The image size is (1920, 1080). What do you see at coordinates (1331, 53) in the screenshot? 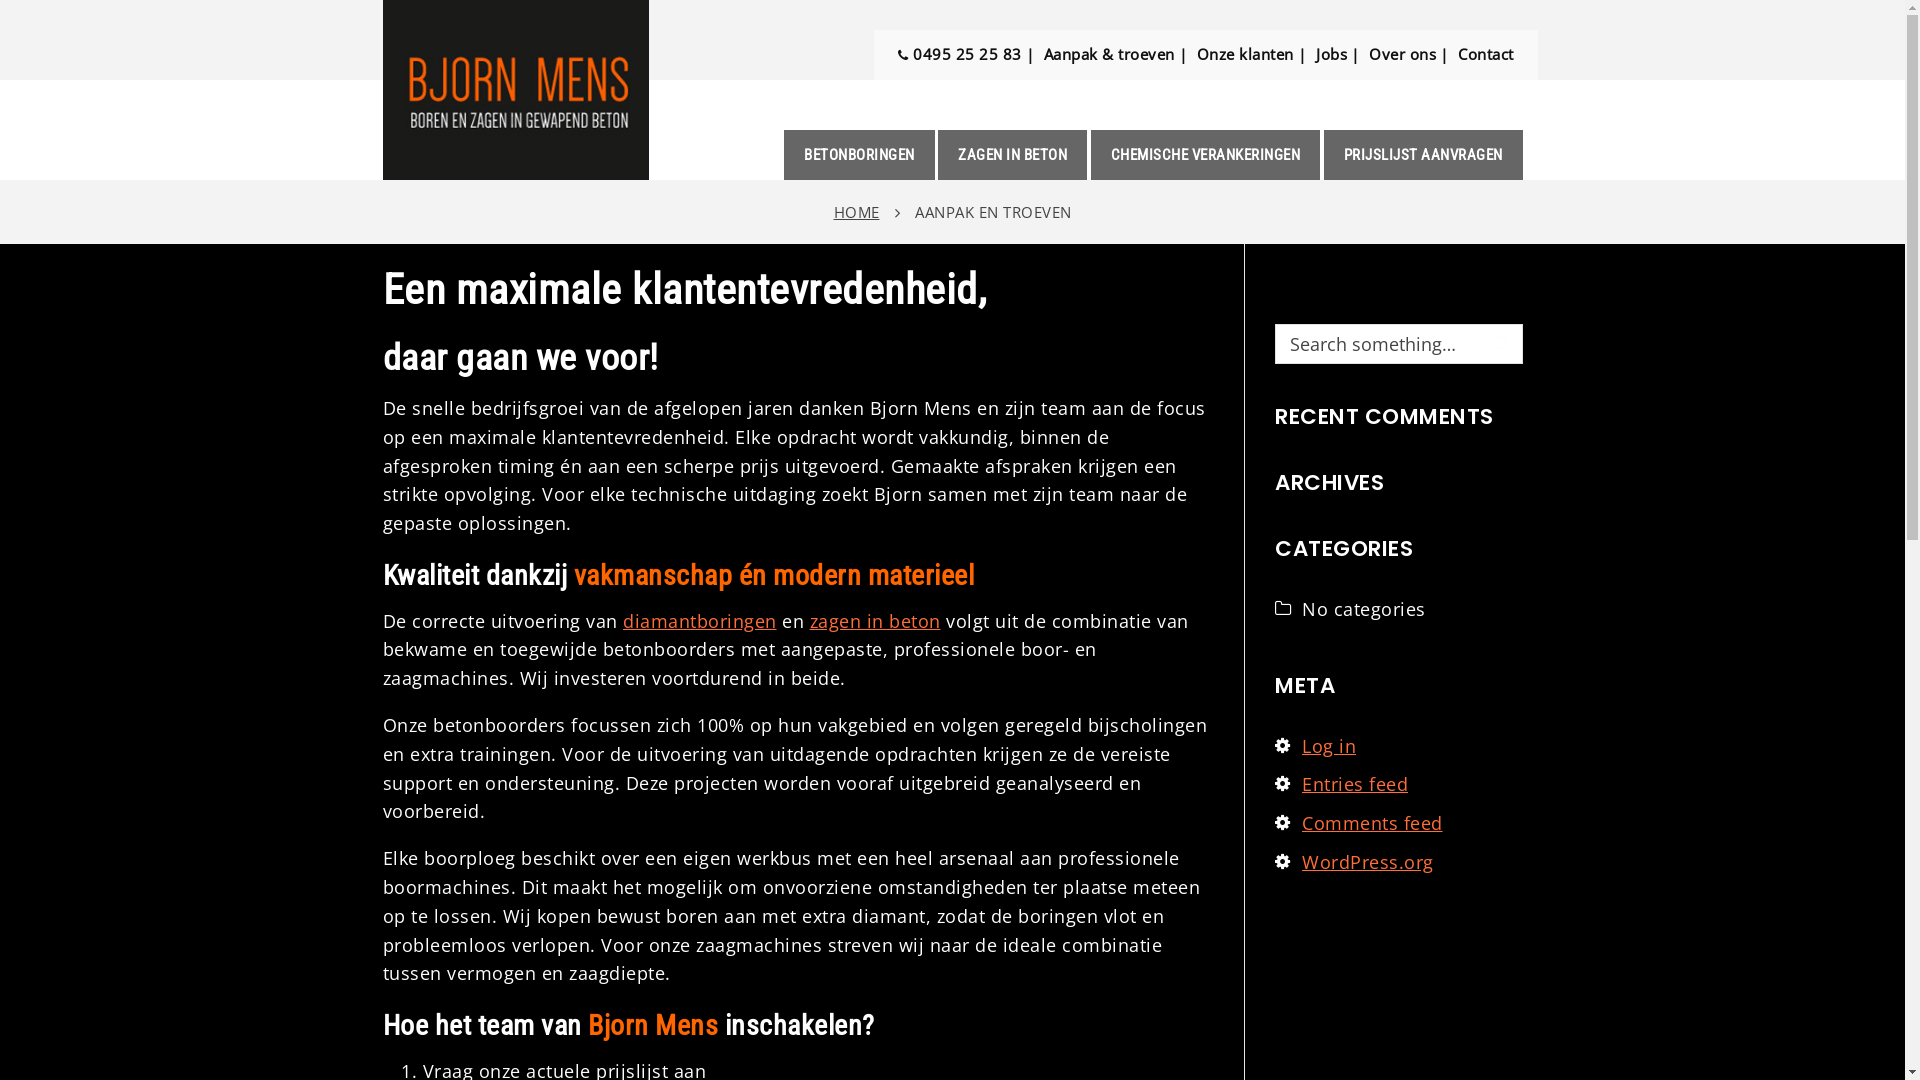
I see `'Jobs'` at bounding box center [1331, 53].